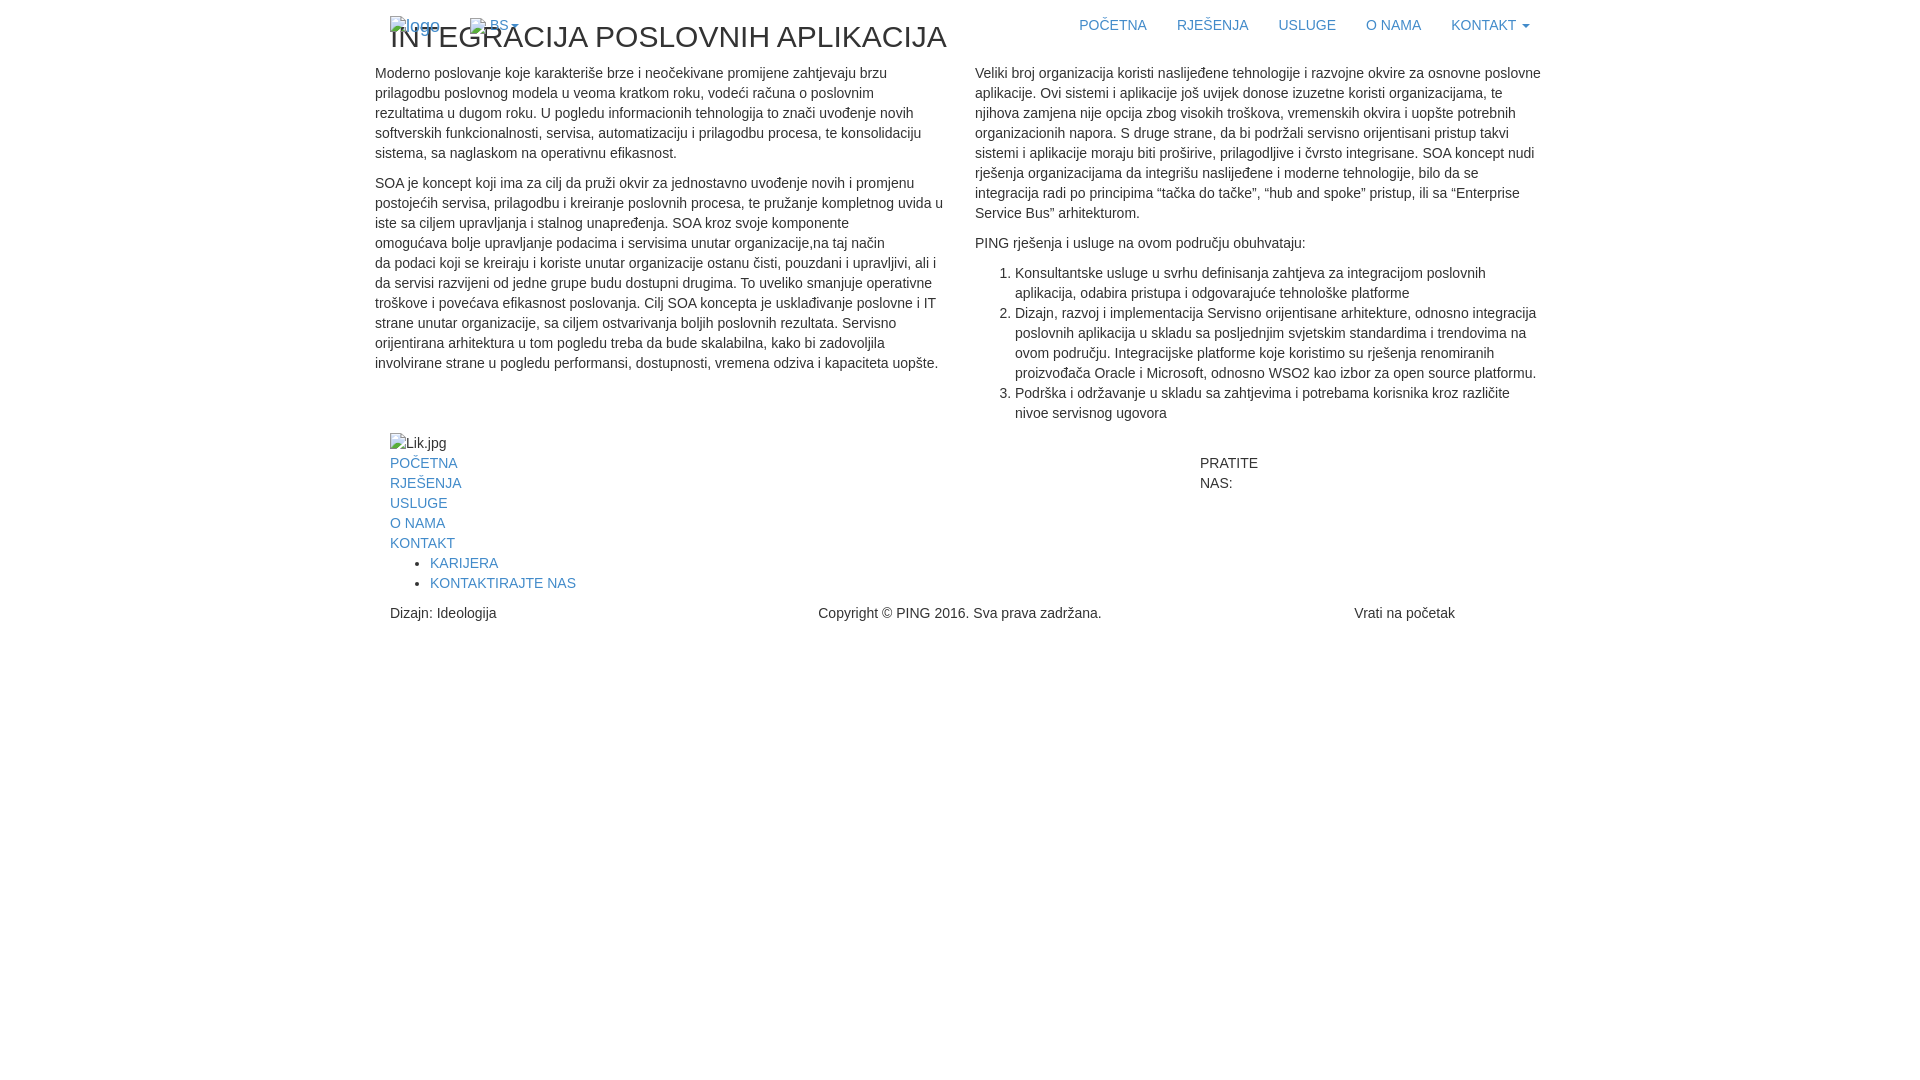 This screenshot has height=1080, width=1920. I want to click on 'BS', so click(494, 24).